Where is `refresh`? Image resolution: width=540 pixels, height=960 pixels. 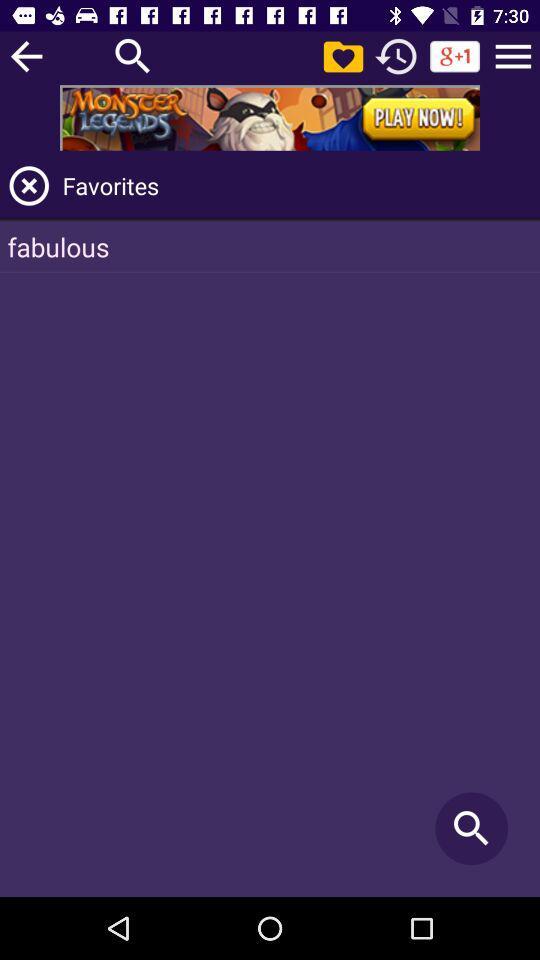 refresh is located at coordinates (396, 55).